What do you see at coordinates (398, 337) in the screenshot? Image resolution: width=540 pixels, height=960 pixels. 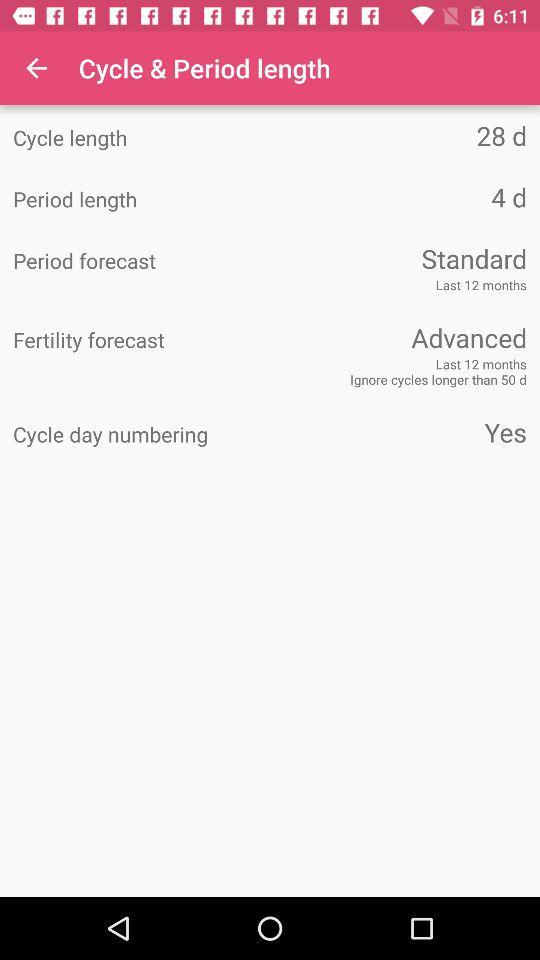 I see `icon next to fertility forecast icon` at bounding box center [398, 337].